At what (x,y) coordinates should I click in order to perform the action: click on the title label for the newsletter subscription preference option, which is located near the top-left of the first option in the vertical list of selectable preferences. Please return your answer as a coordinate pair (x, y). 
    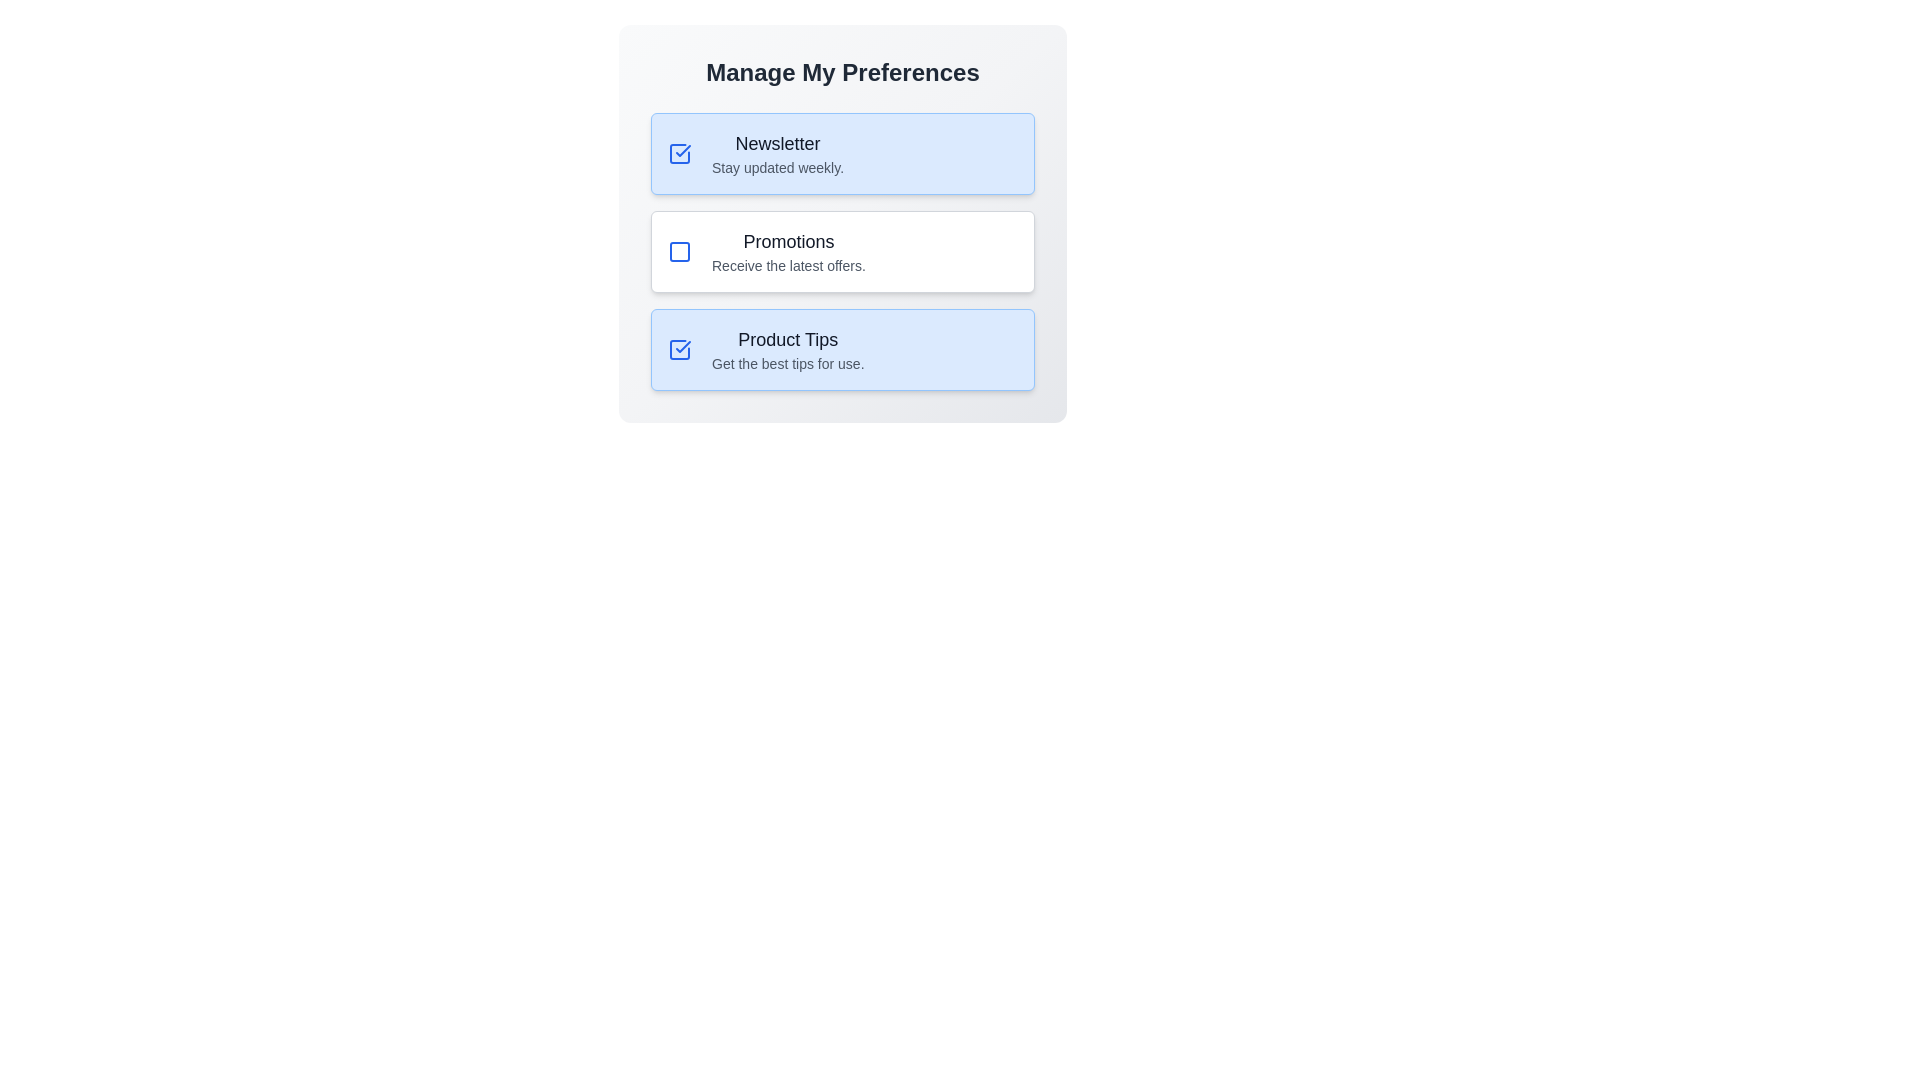
    Looking at the image, I should click on (776, 142).